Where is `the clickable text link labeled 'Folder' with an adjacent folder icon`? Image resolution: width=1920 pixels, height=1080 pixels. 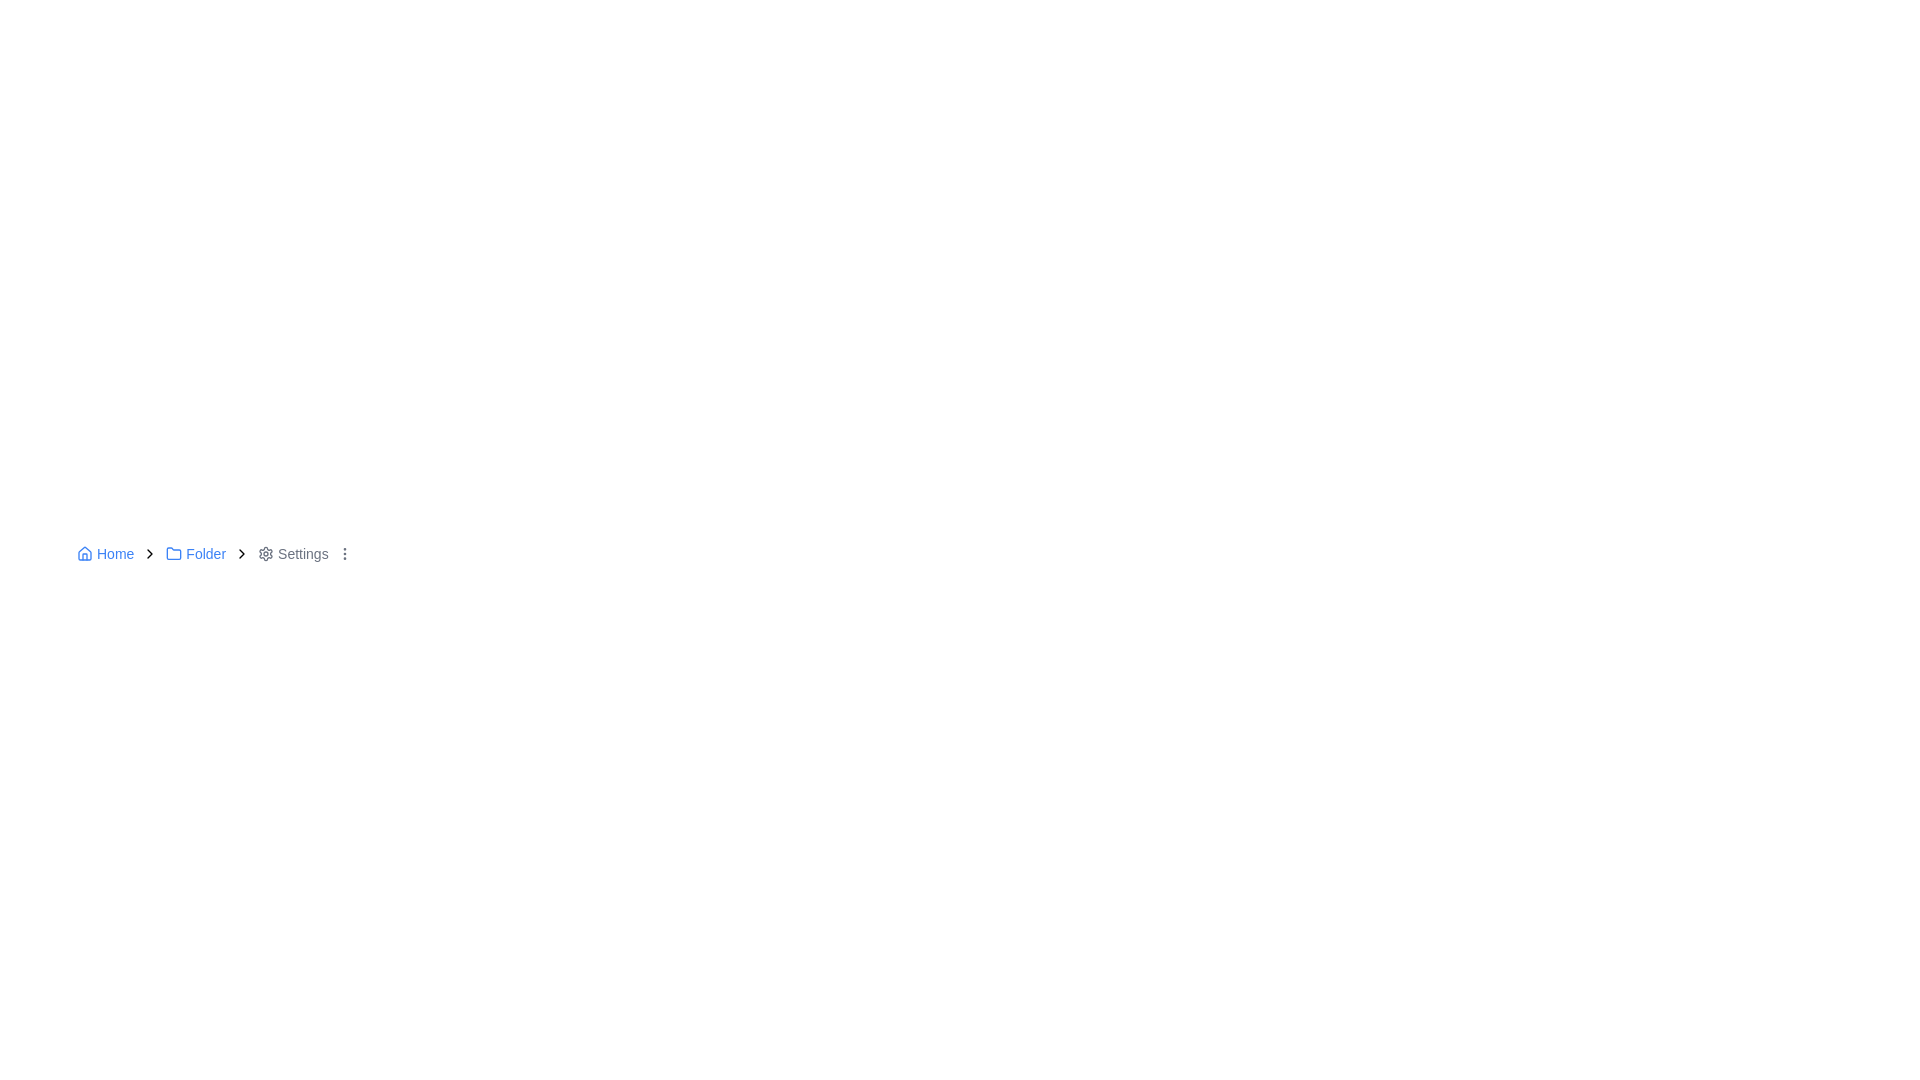 the clickable text link labeled 'Folder' with an adjacent folder icon is located at coordinates (196, 554).